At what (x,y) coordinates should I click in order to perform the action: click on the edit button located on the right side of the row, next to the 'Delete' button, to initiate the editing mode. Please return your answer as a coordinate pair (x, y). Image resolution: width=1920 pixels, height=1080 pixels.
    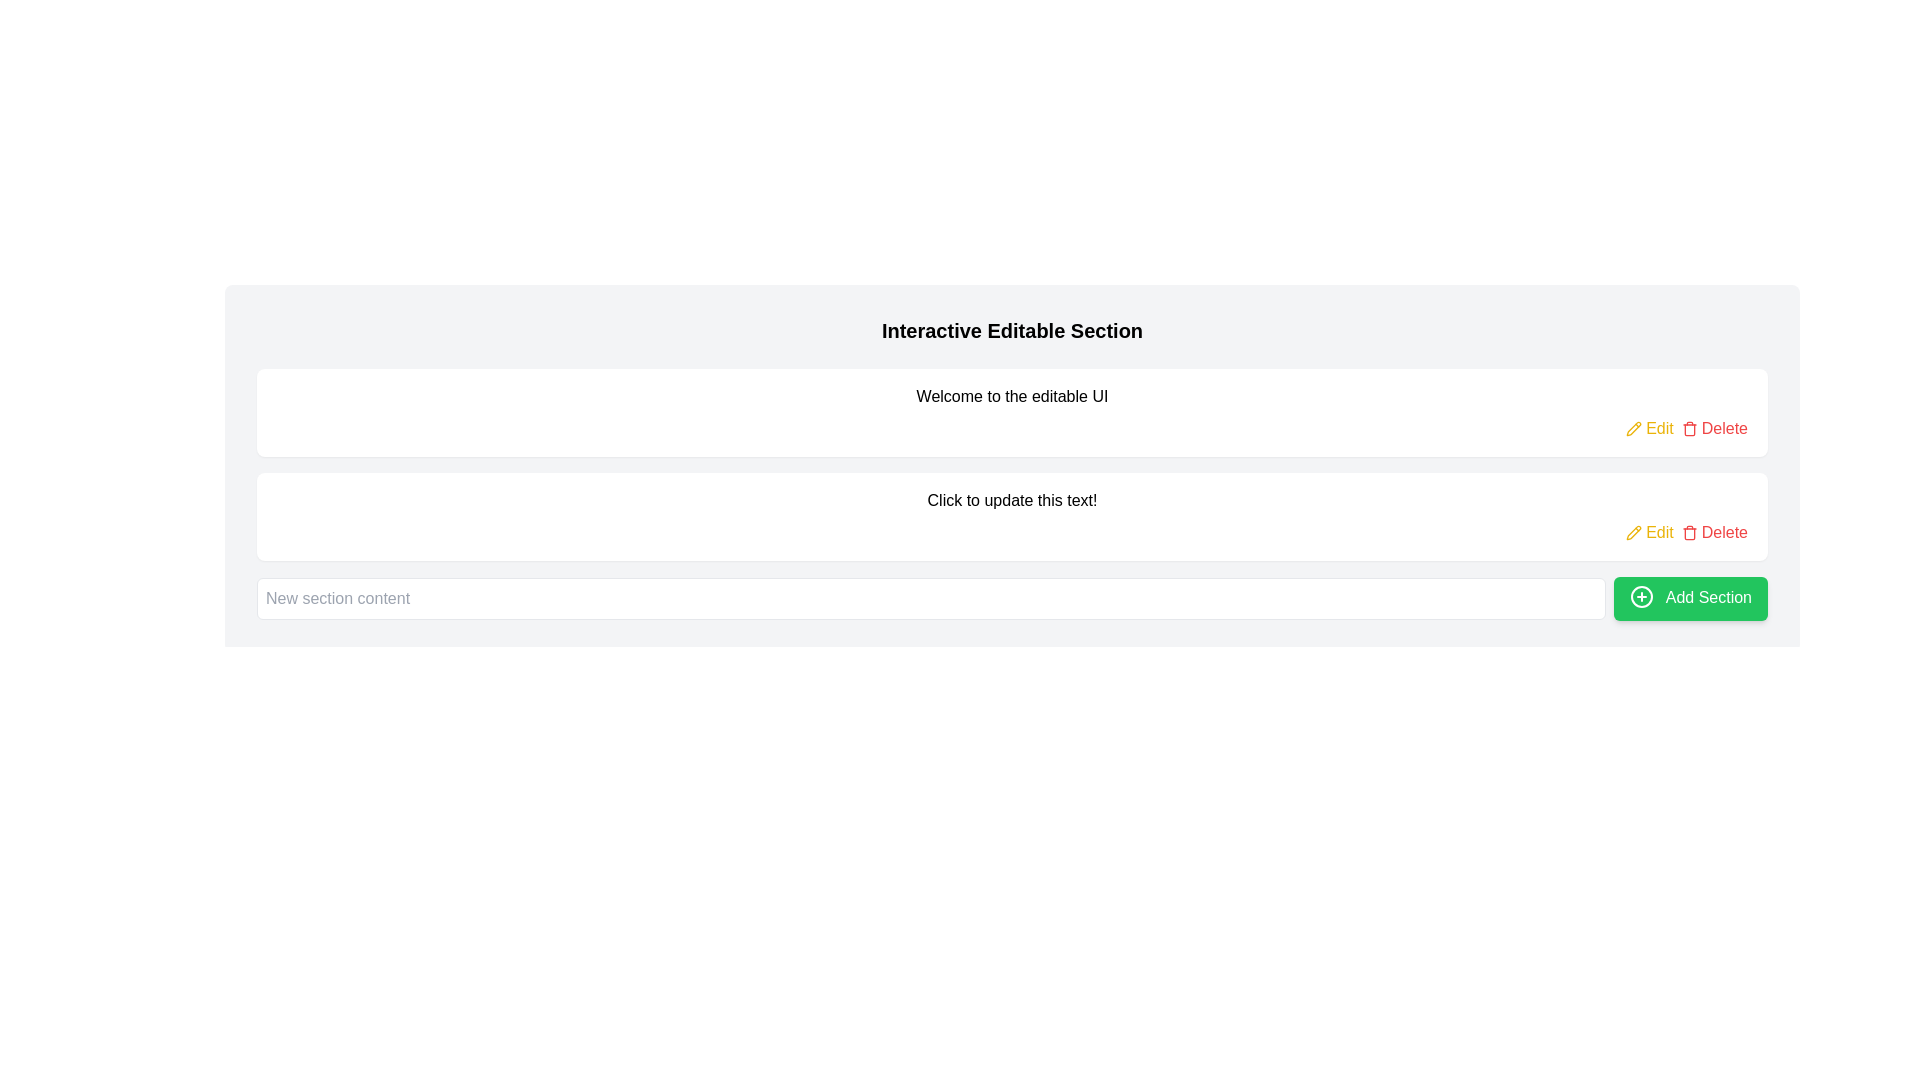
    Looking at the image, I should click on (1650, 531).